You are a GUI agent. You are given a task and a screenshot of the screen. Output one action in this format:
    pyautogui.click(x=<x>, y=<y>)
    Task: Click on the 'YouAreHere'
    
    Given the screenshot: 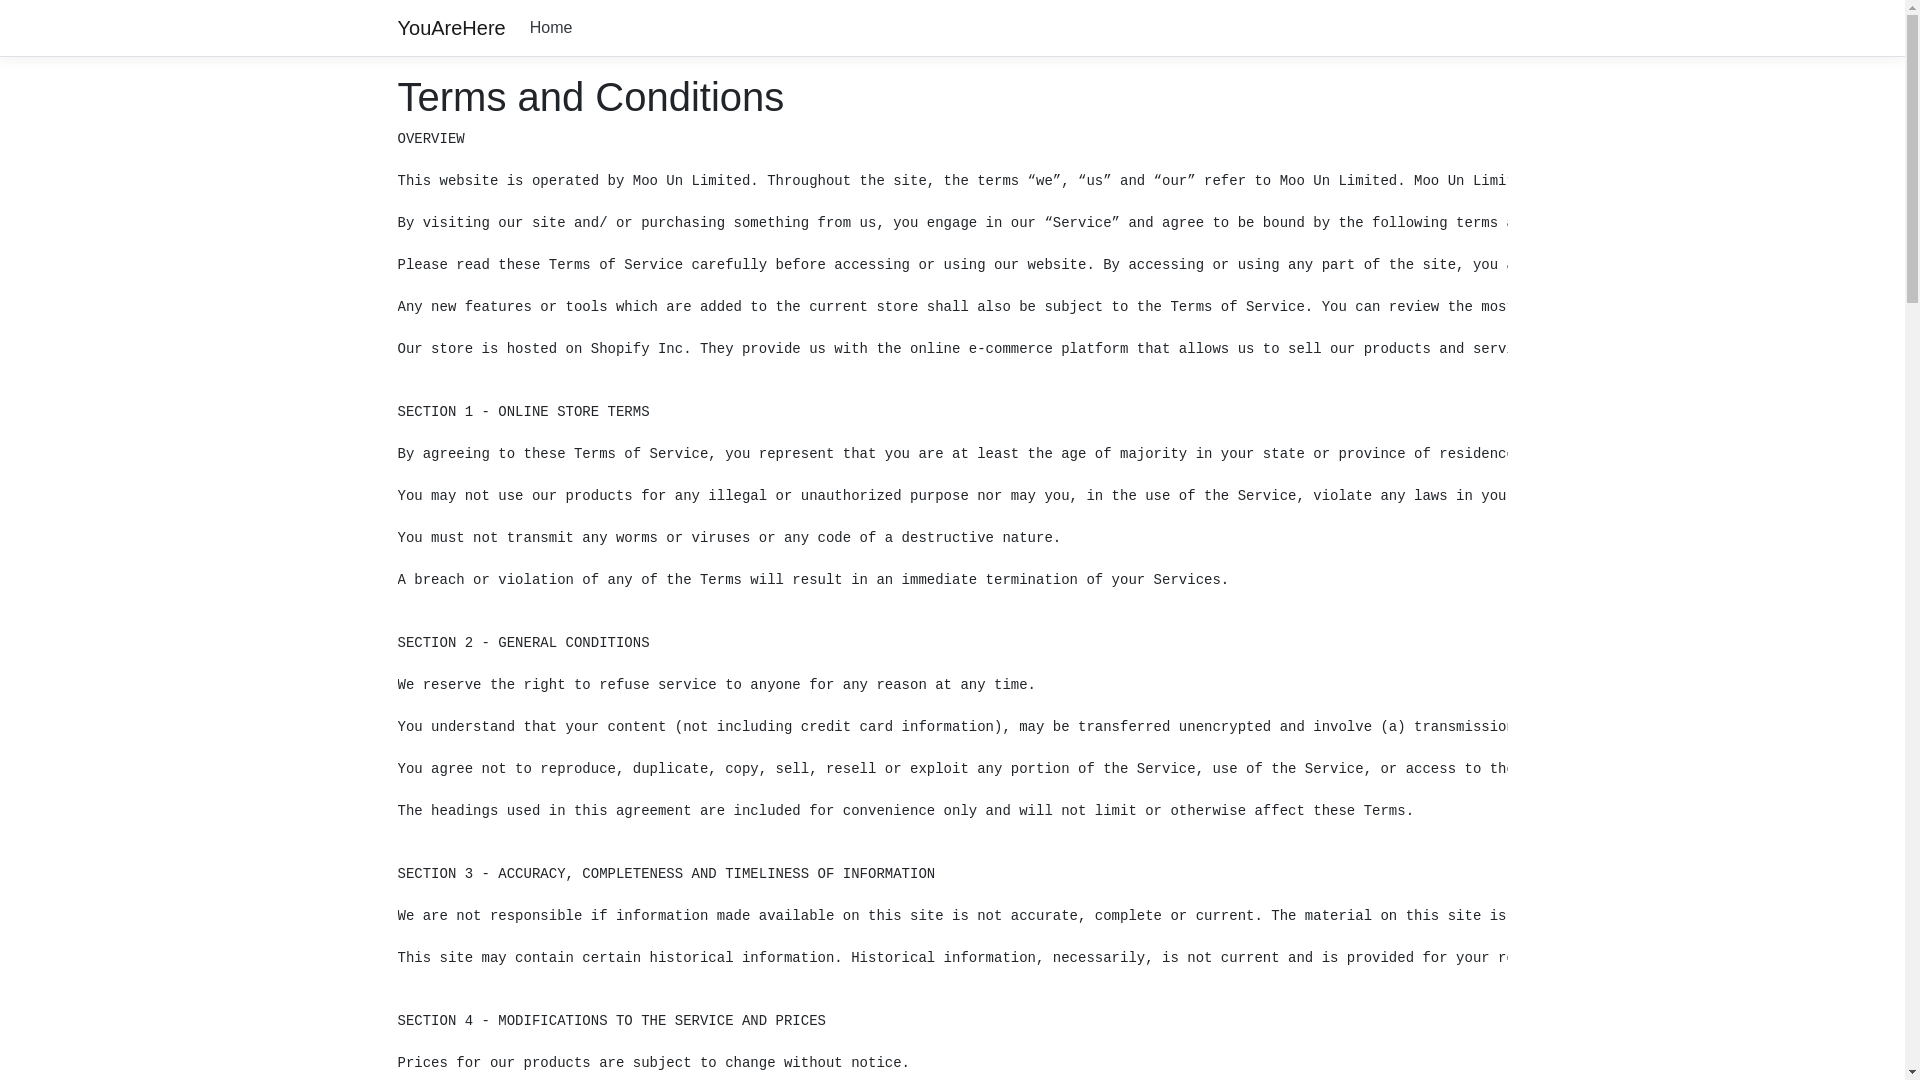 What is the action you would take?
    pyautogui.click(x=450, y=27)
    